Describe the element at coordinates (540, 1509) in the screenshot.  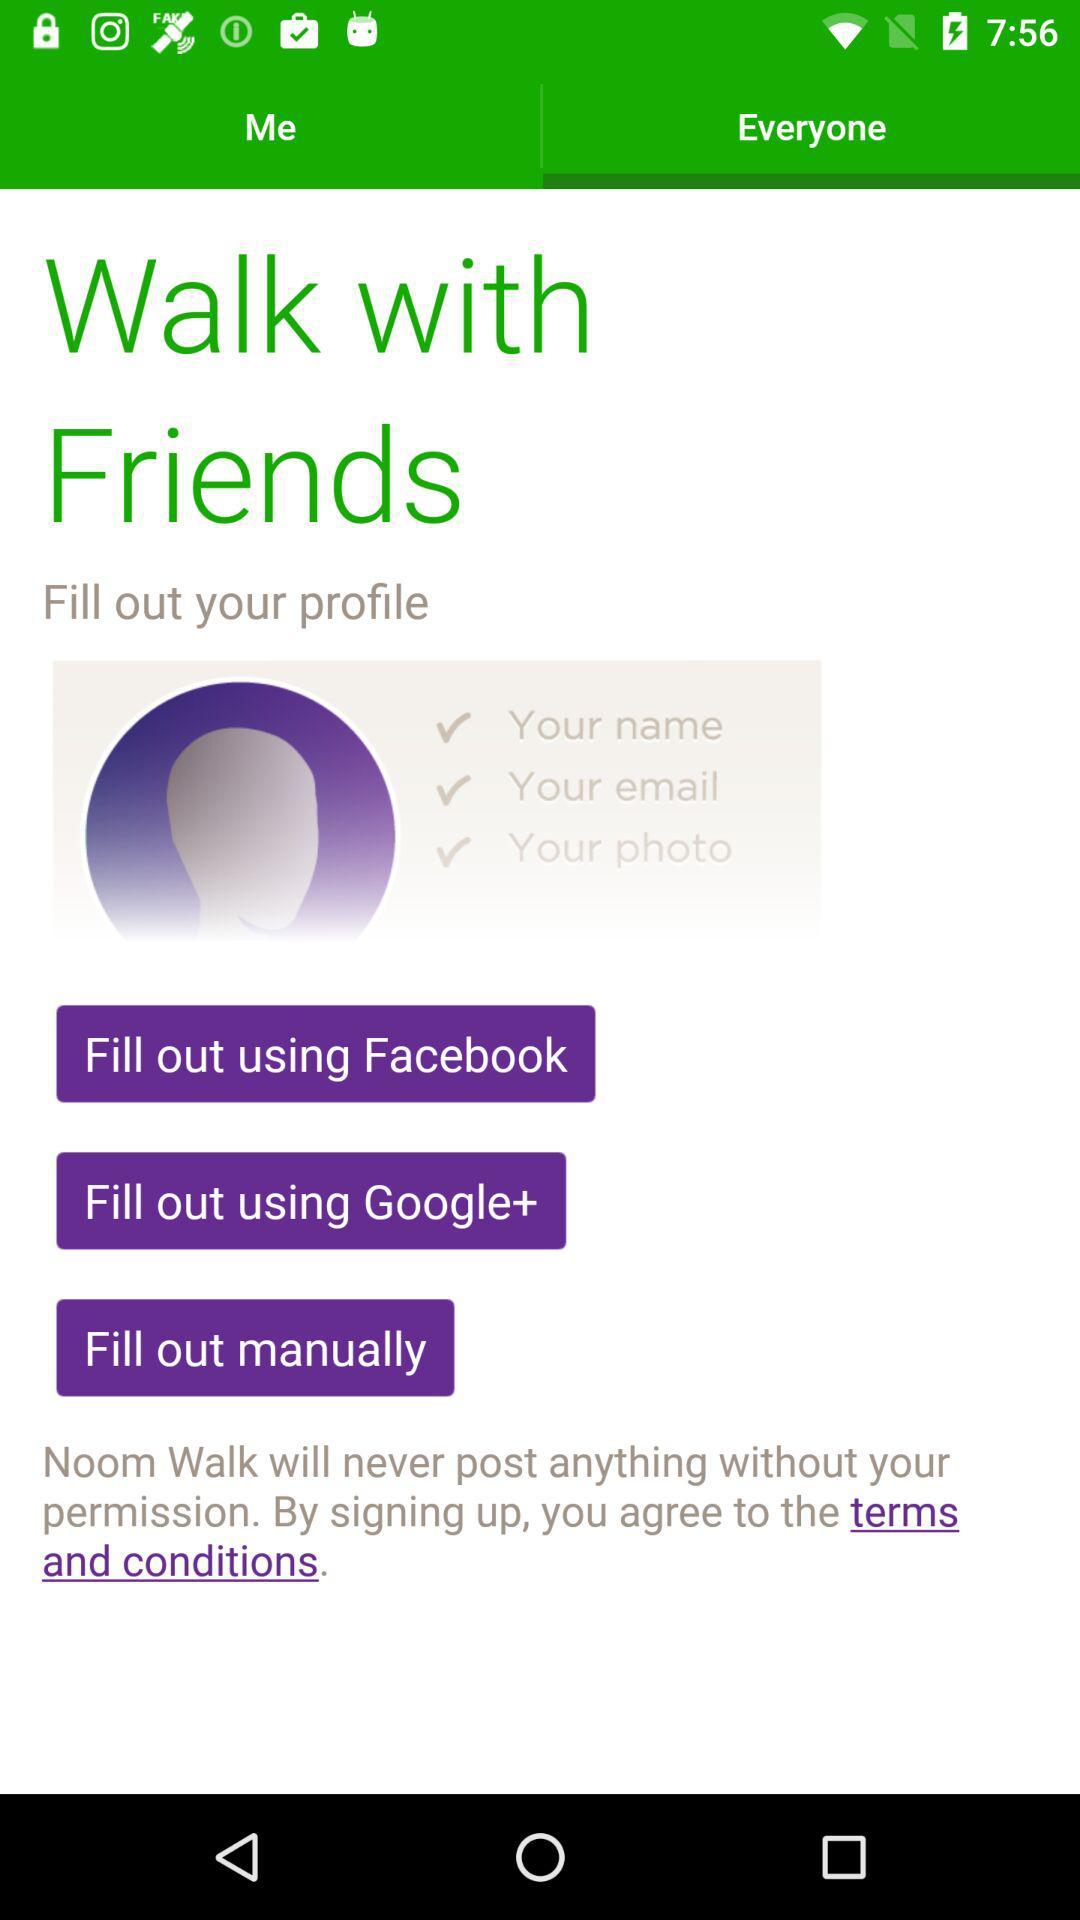
I see `noom walk will` at that location.